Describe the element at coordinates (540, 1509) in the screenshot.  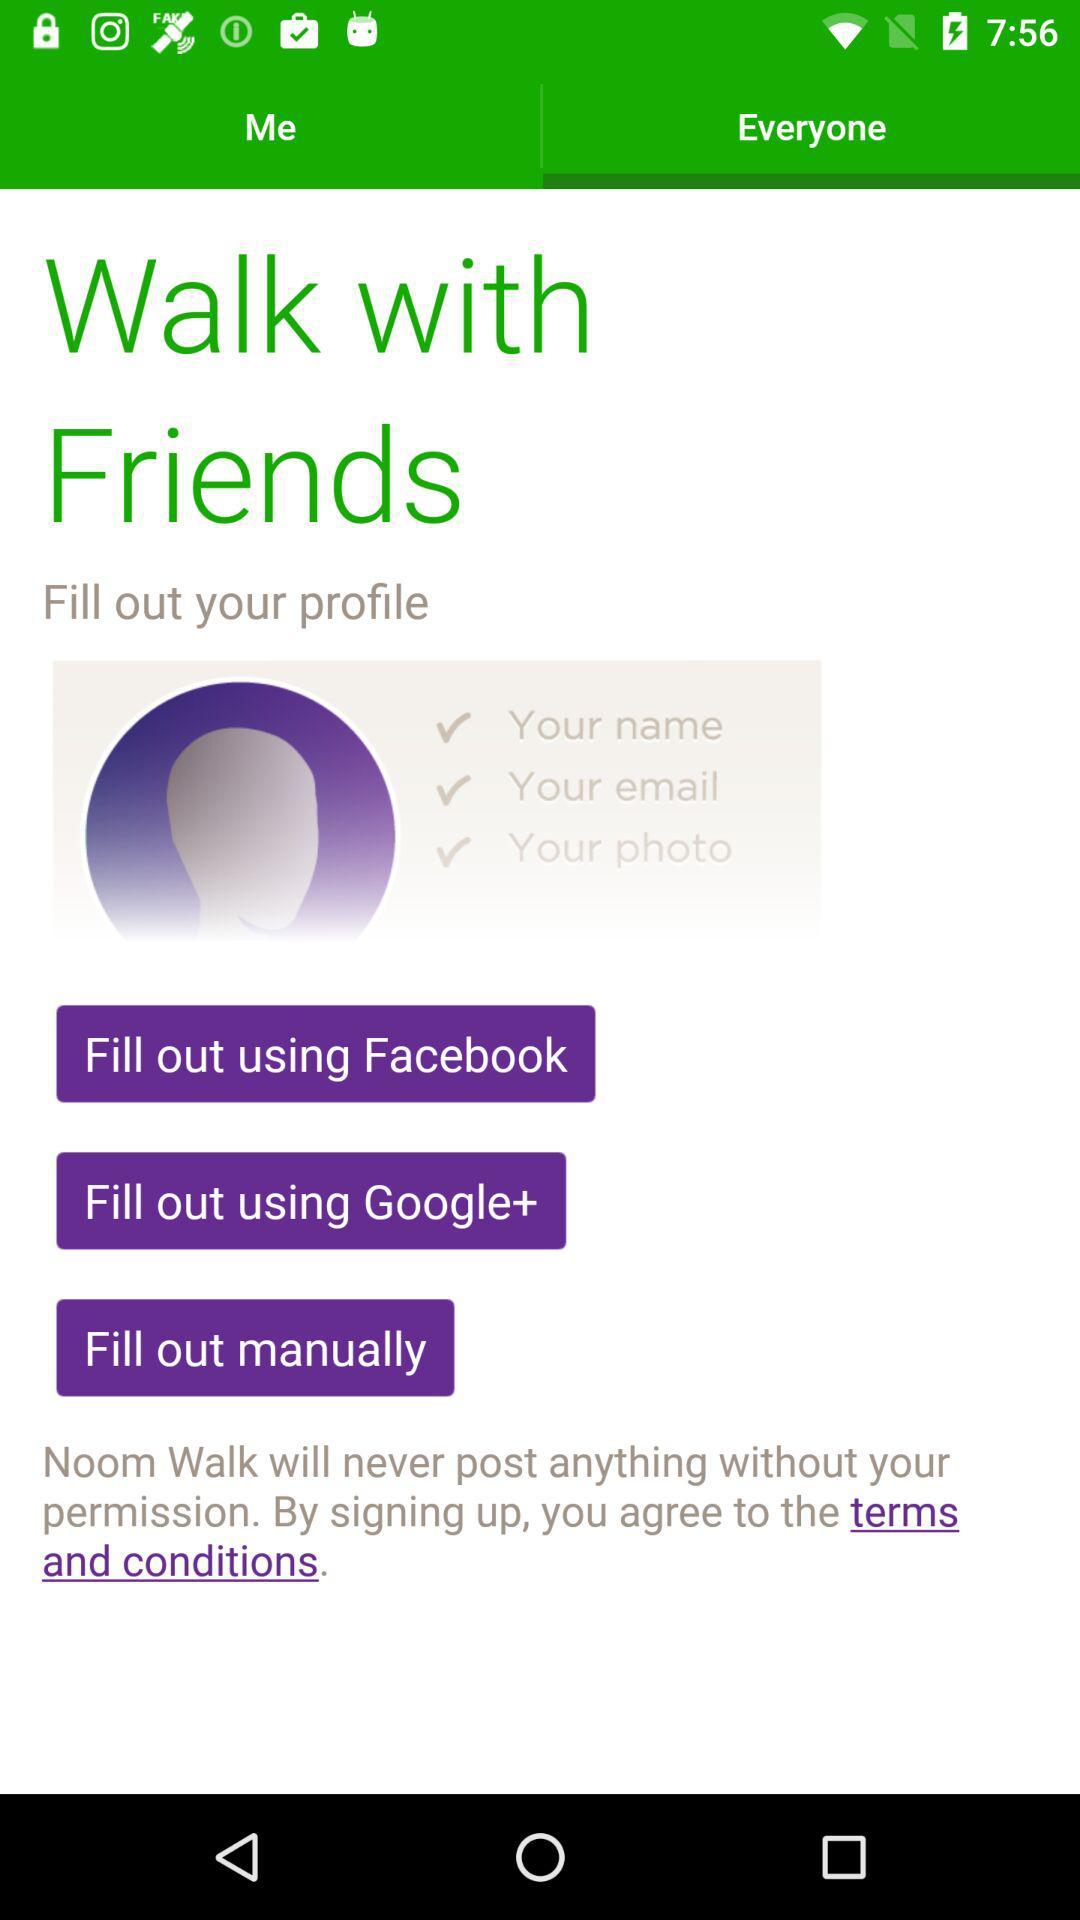
I see `noom walk will` at that location.